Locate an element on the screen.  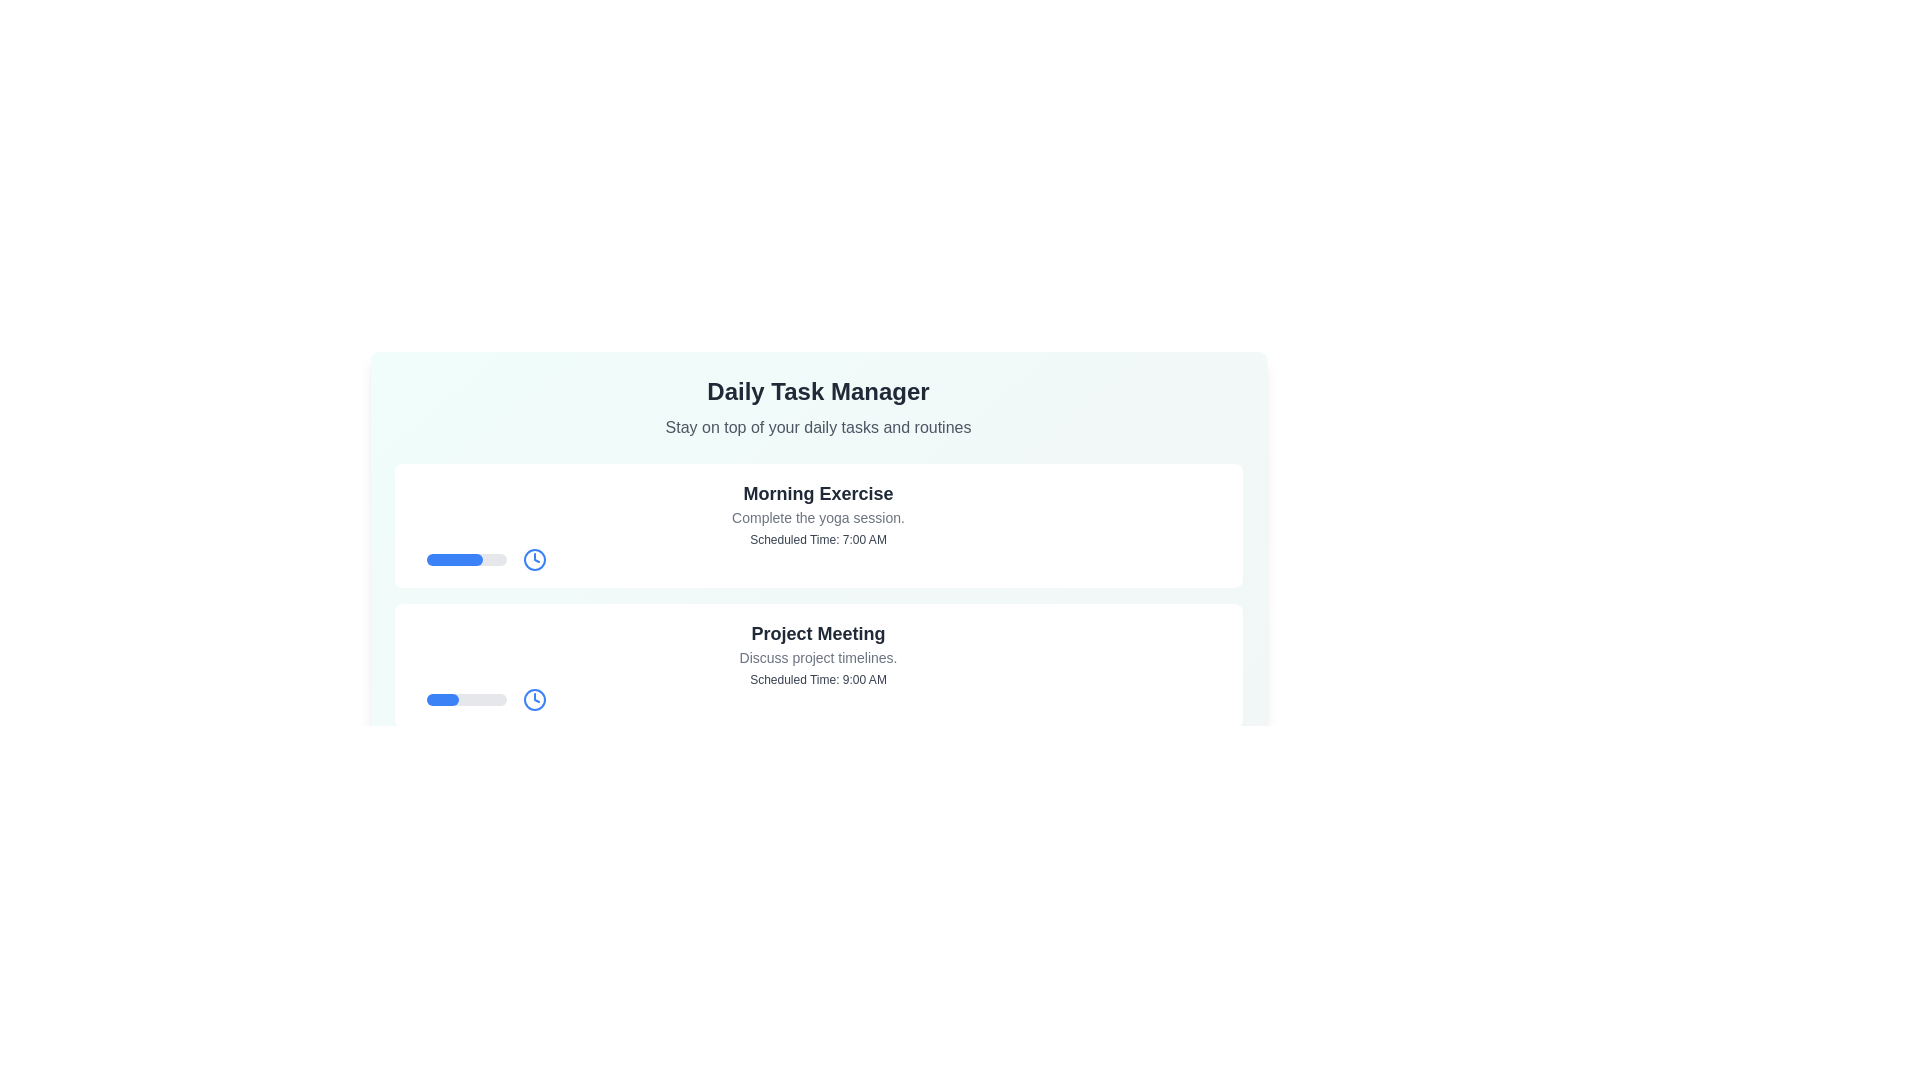
the leftmost SVG graphical element indicating completion or status for the 'Morning Exercise' item located between a progress bar and textual information is located at coordinates (534, 559).